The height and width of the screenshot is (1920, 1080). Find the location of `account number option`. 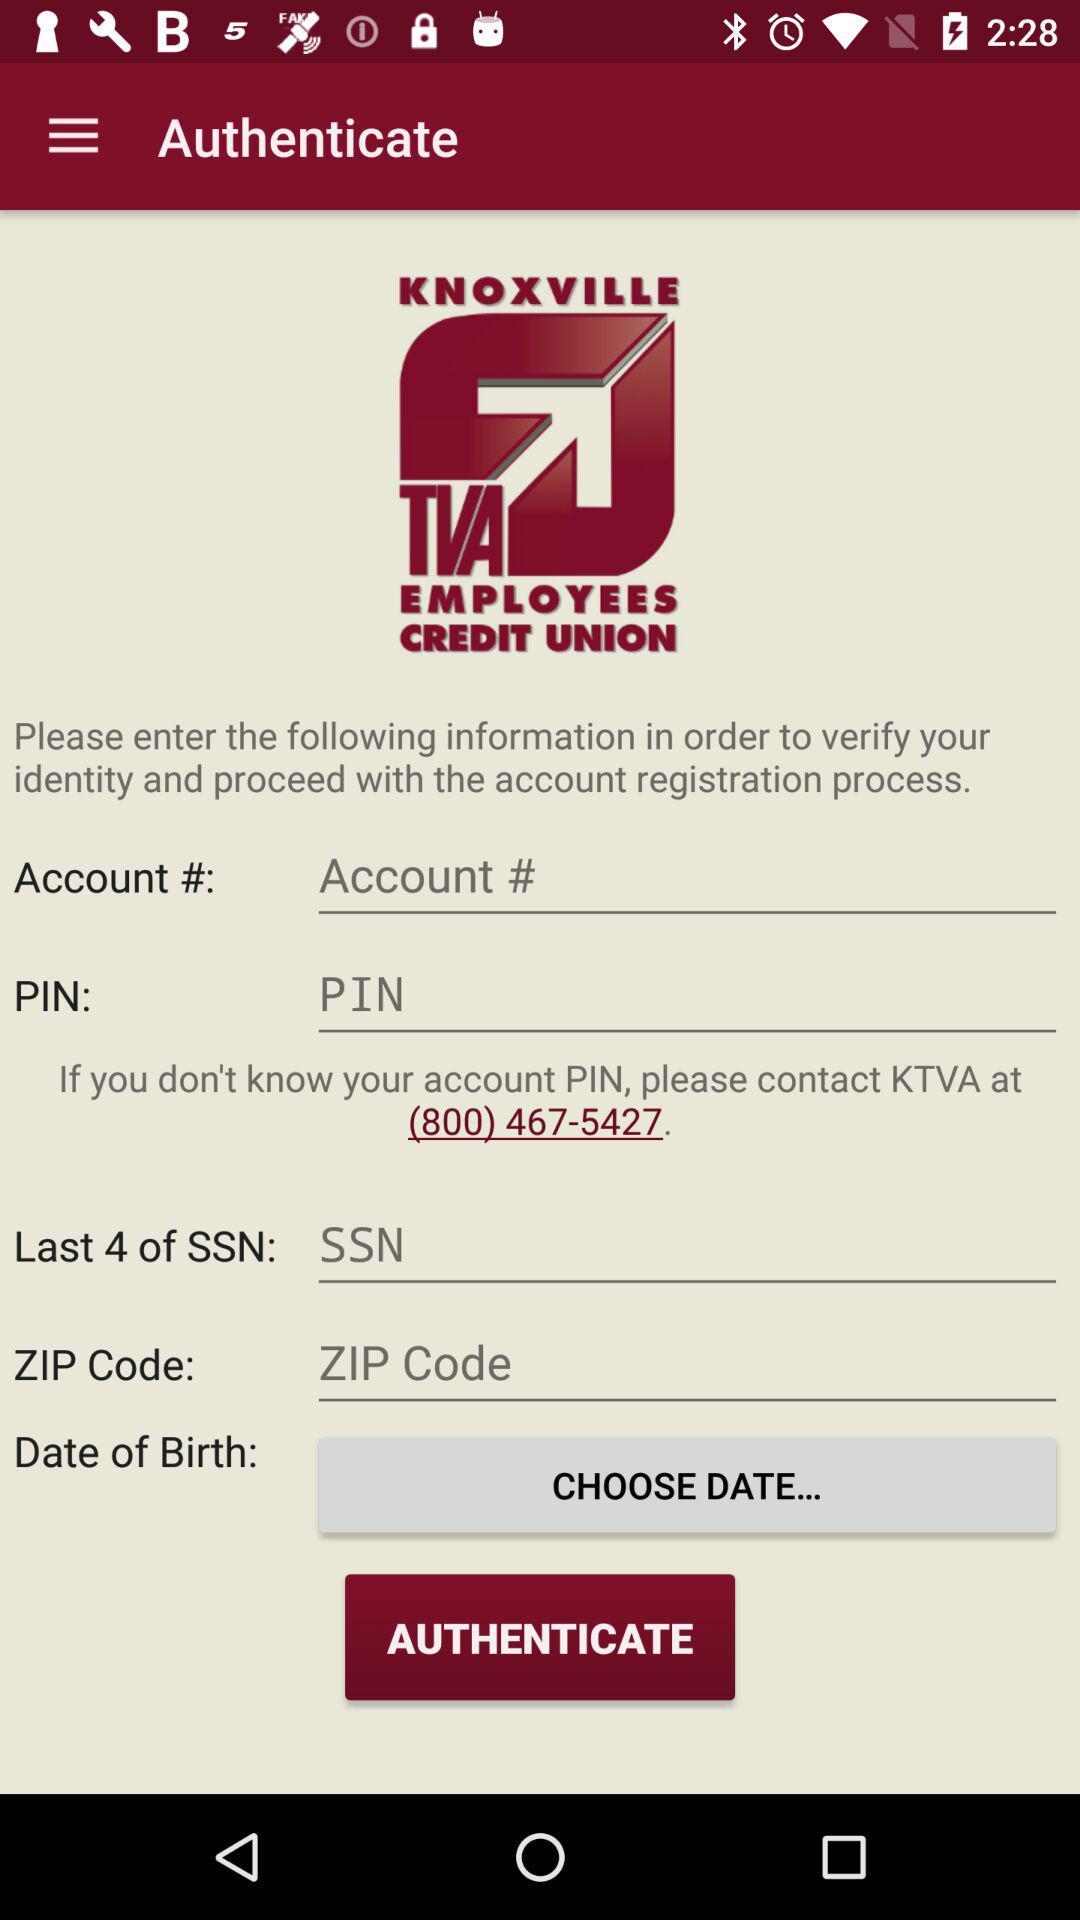

account number option is located at coordinates (686, 875).